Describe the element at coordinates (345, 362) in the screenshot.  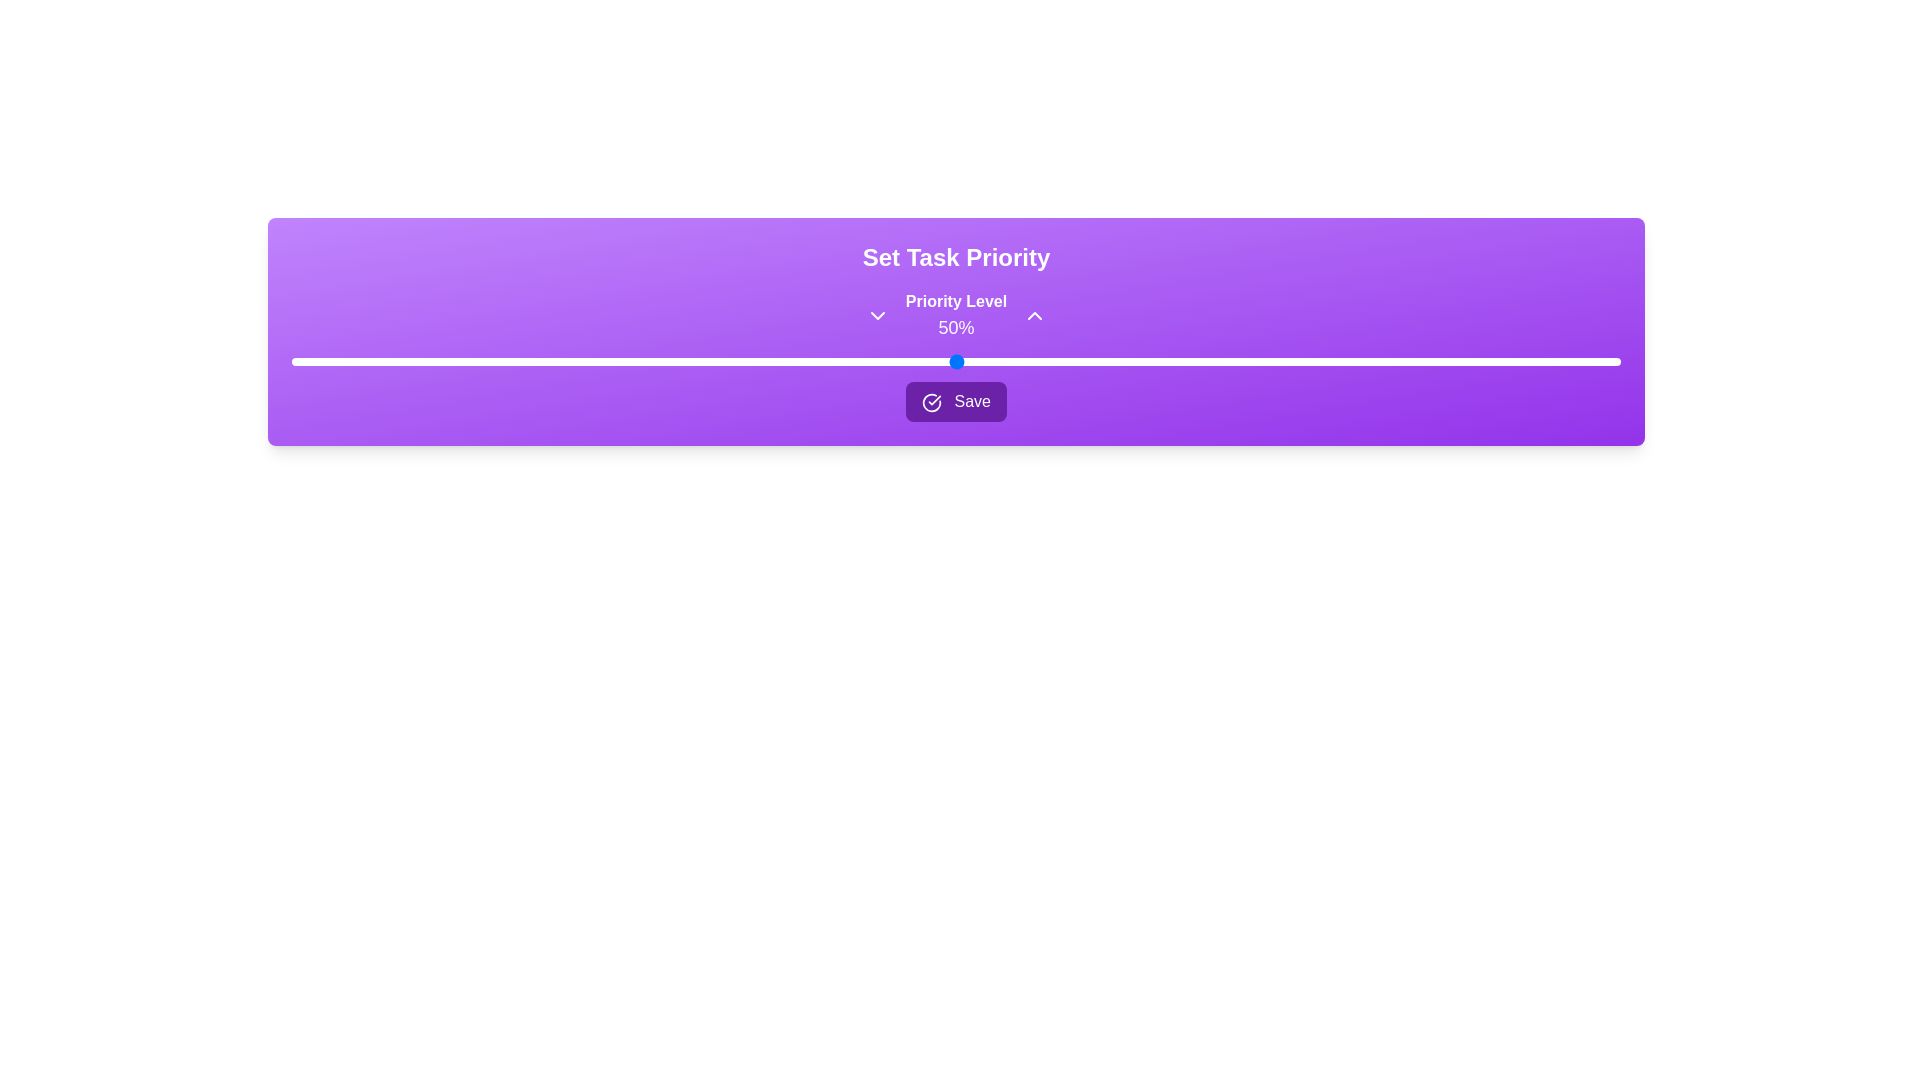
I see `the priority level` at that location.